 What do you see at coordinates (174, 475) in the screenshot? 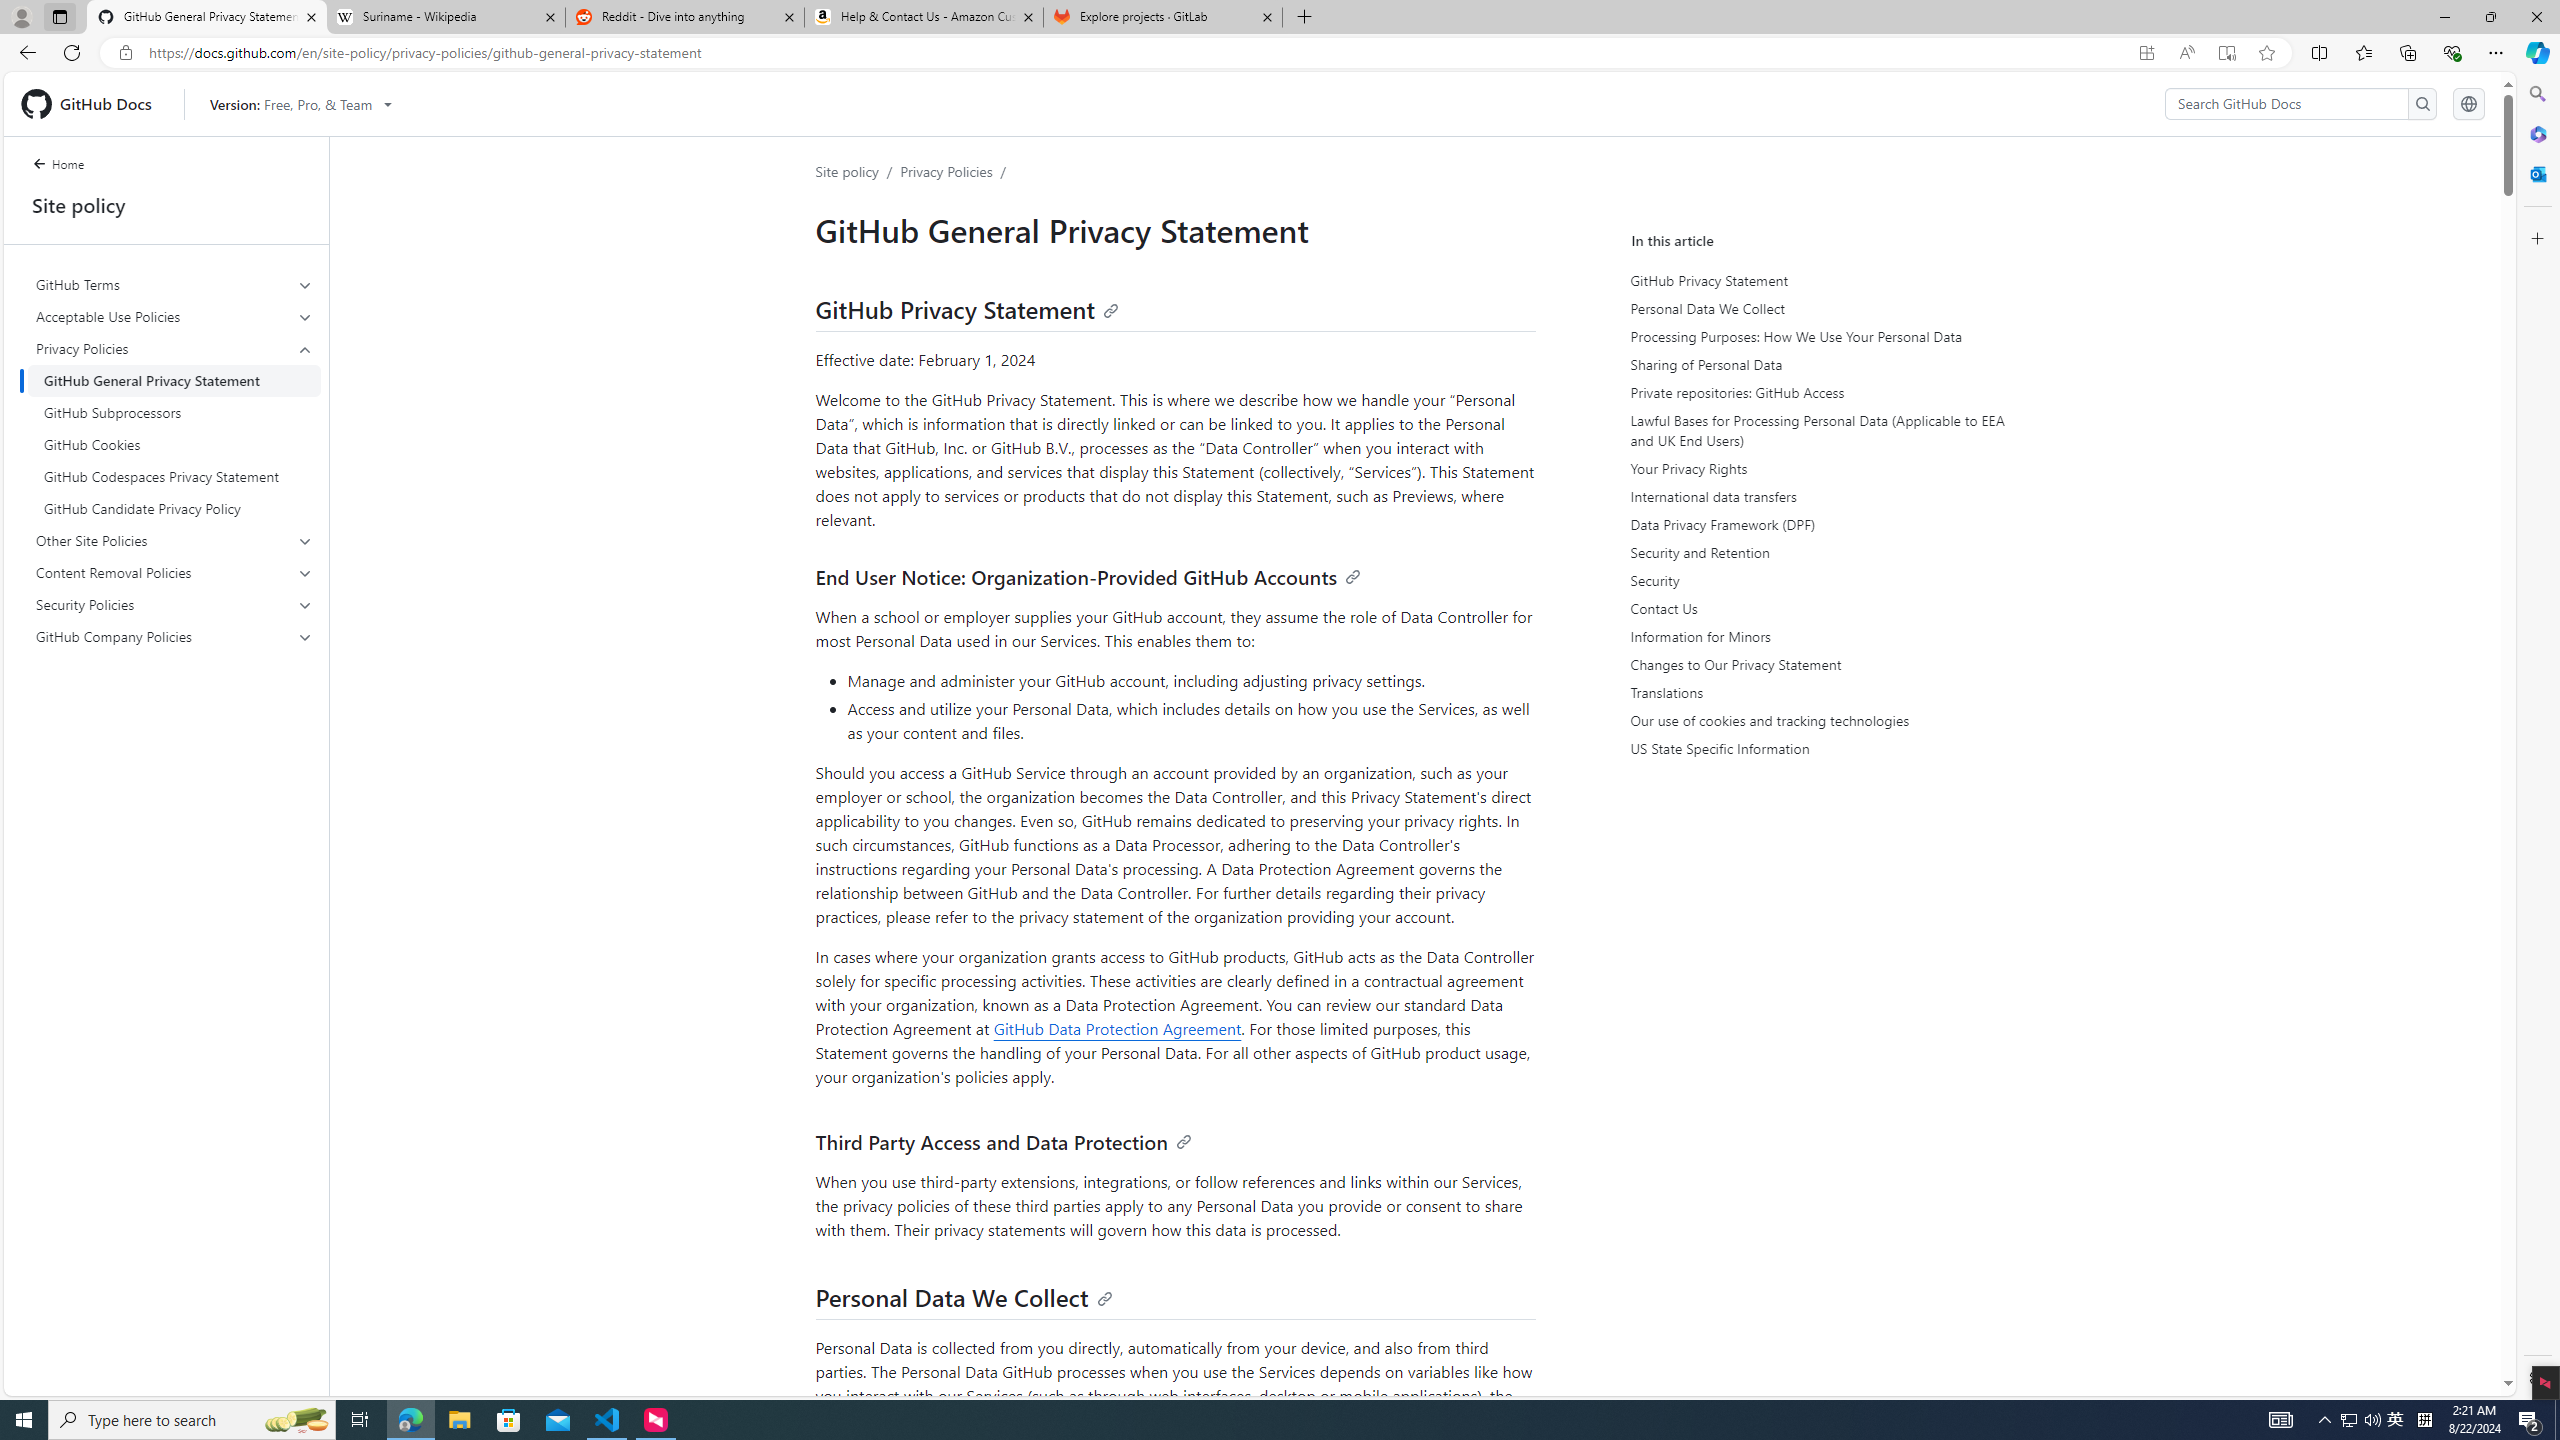
I see `'GitHub Codespaces Privacy Statement'` at bounding box center [174, 475].